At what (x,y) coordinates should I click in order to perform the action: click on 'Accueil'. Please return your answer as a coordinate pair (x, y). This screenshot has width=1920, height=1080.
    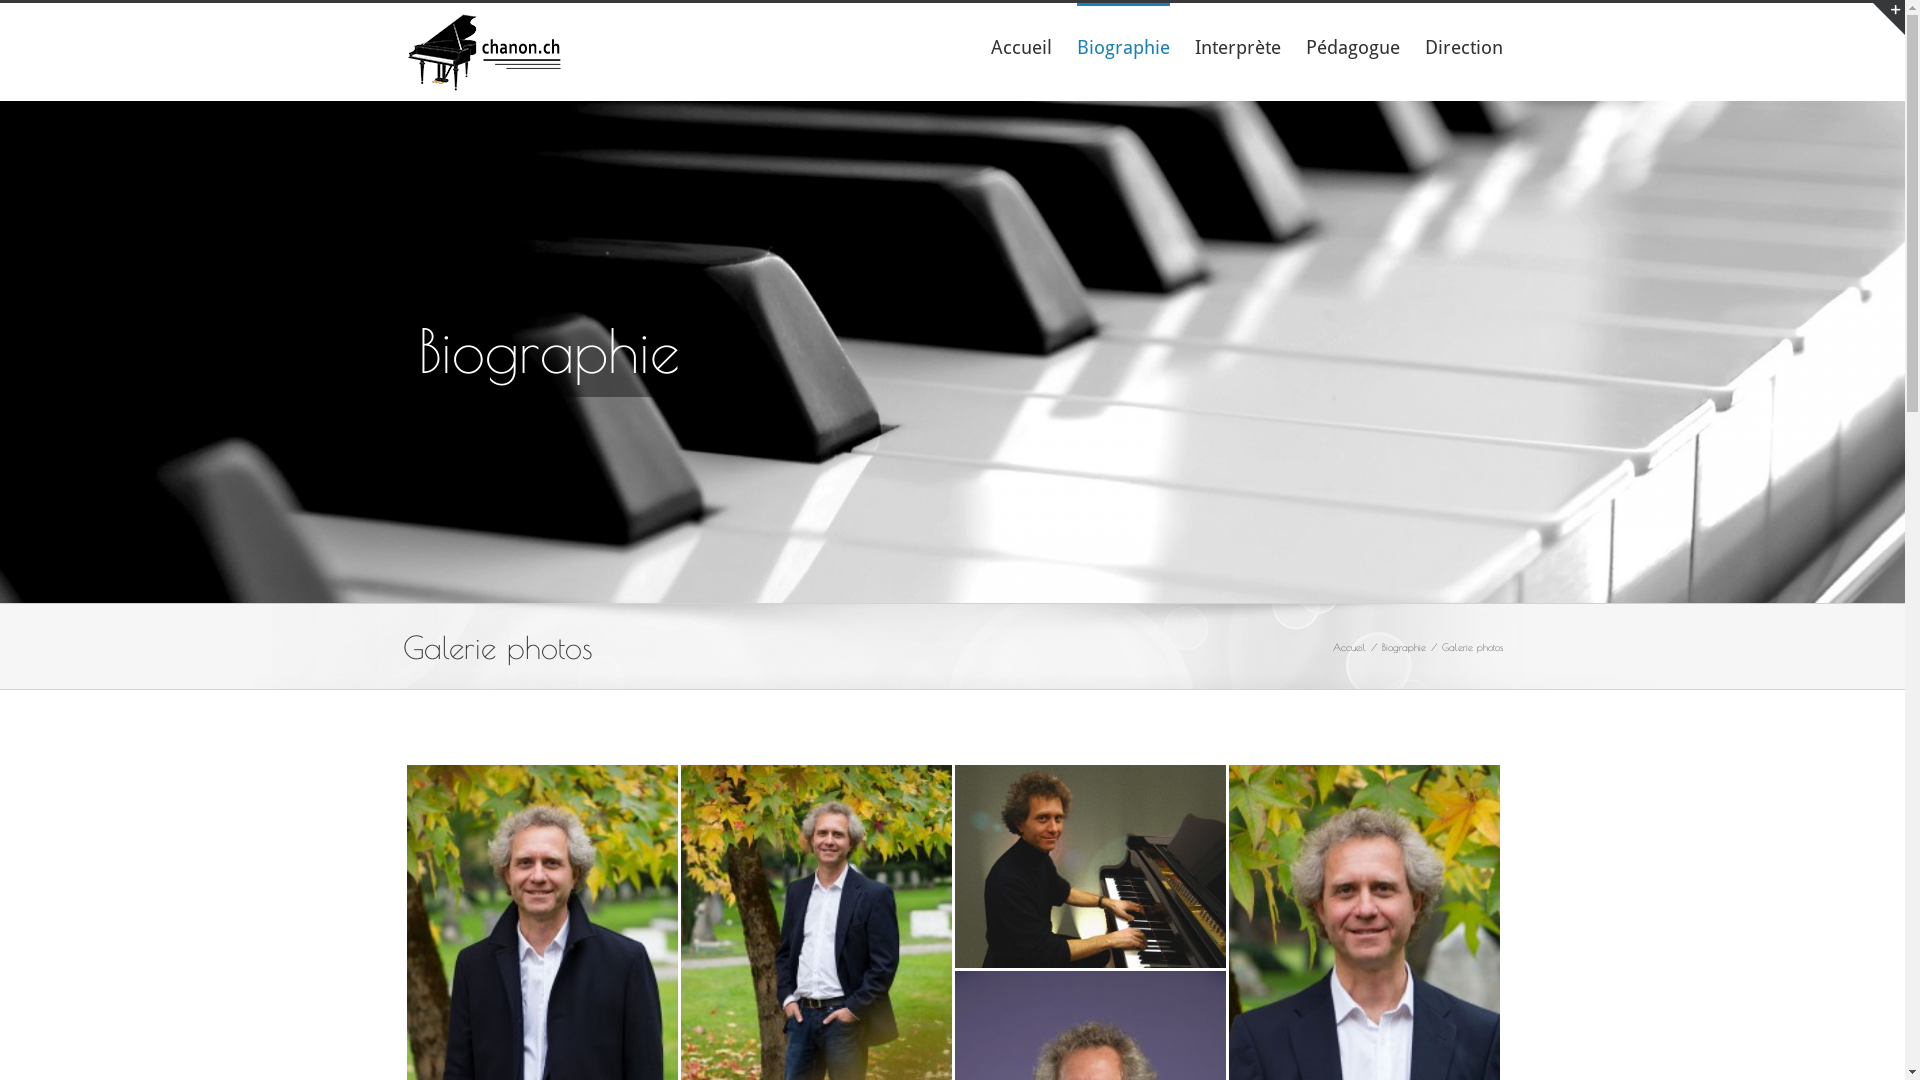
    Looking at the image, I should click on (1348, 645).